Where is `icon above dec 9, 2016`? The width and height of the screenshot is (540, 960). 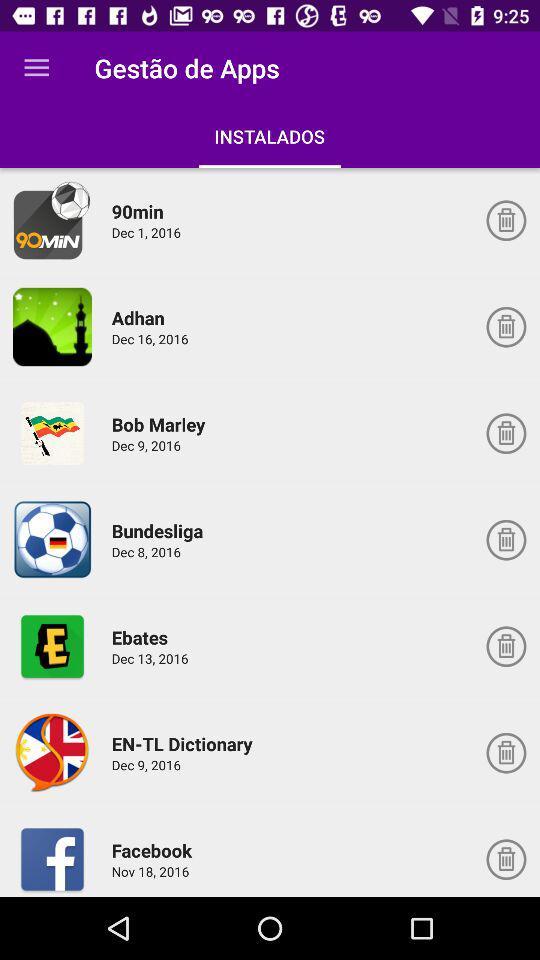
icon above dec 9, 2016 is located at coordinates (161, 424).